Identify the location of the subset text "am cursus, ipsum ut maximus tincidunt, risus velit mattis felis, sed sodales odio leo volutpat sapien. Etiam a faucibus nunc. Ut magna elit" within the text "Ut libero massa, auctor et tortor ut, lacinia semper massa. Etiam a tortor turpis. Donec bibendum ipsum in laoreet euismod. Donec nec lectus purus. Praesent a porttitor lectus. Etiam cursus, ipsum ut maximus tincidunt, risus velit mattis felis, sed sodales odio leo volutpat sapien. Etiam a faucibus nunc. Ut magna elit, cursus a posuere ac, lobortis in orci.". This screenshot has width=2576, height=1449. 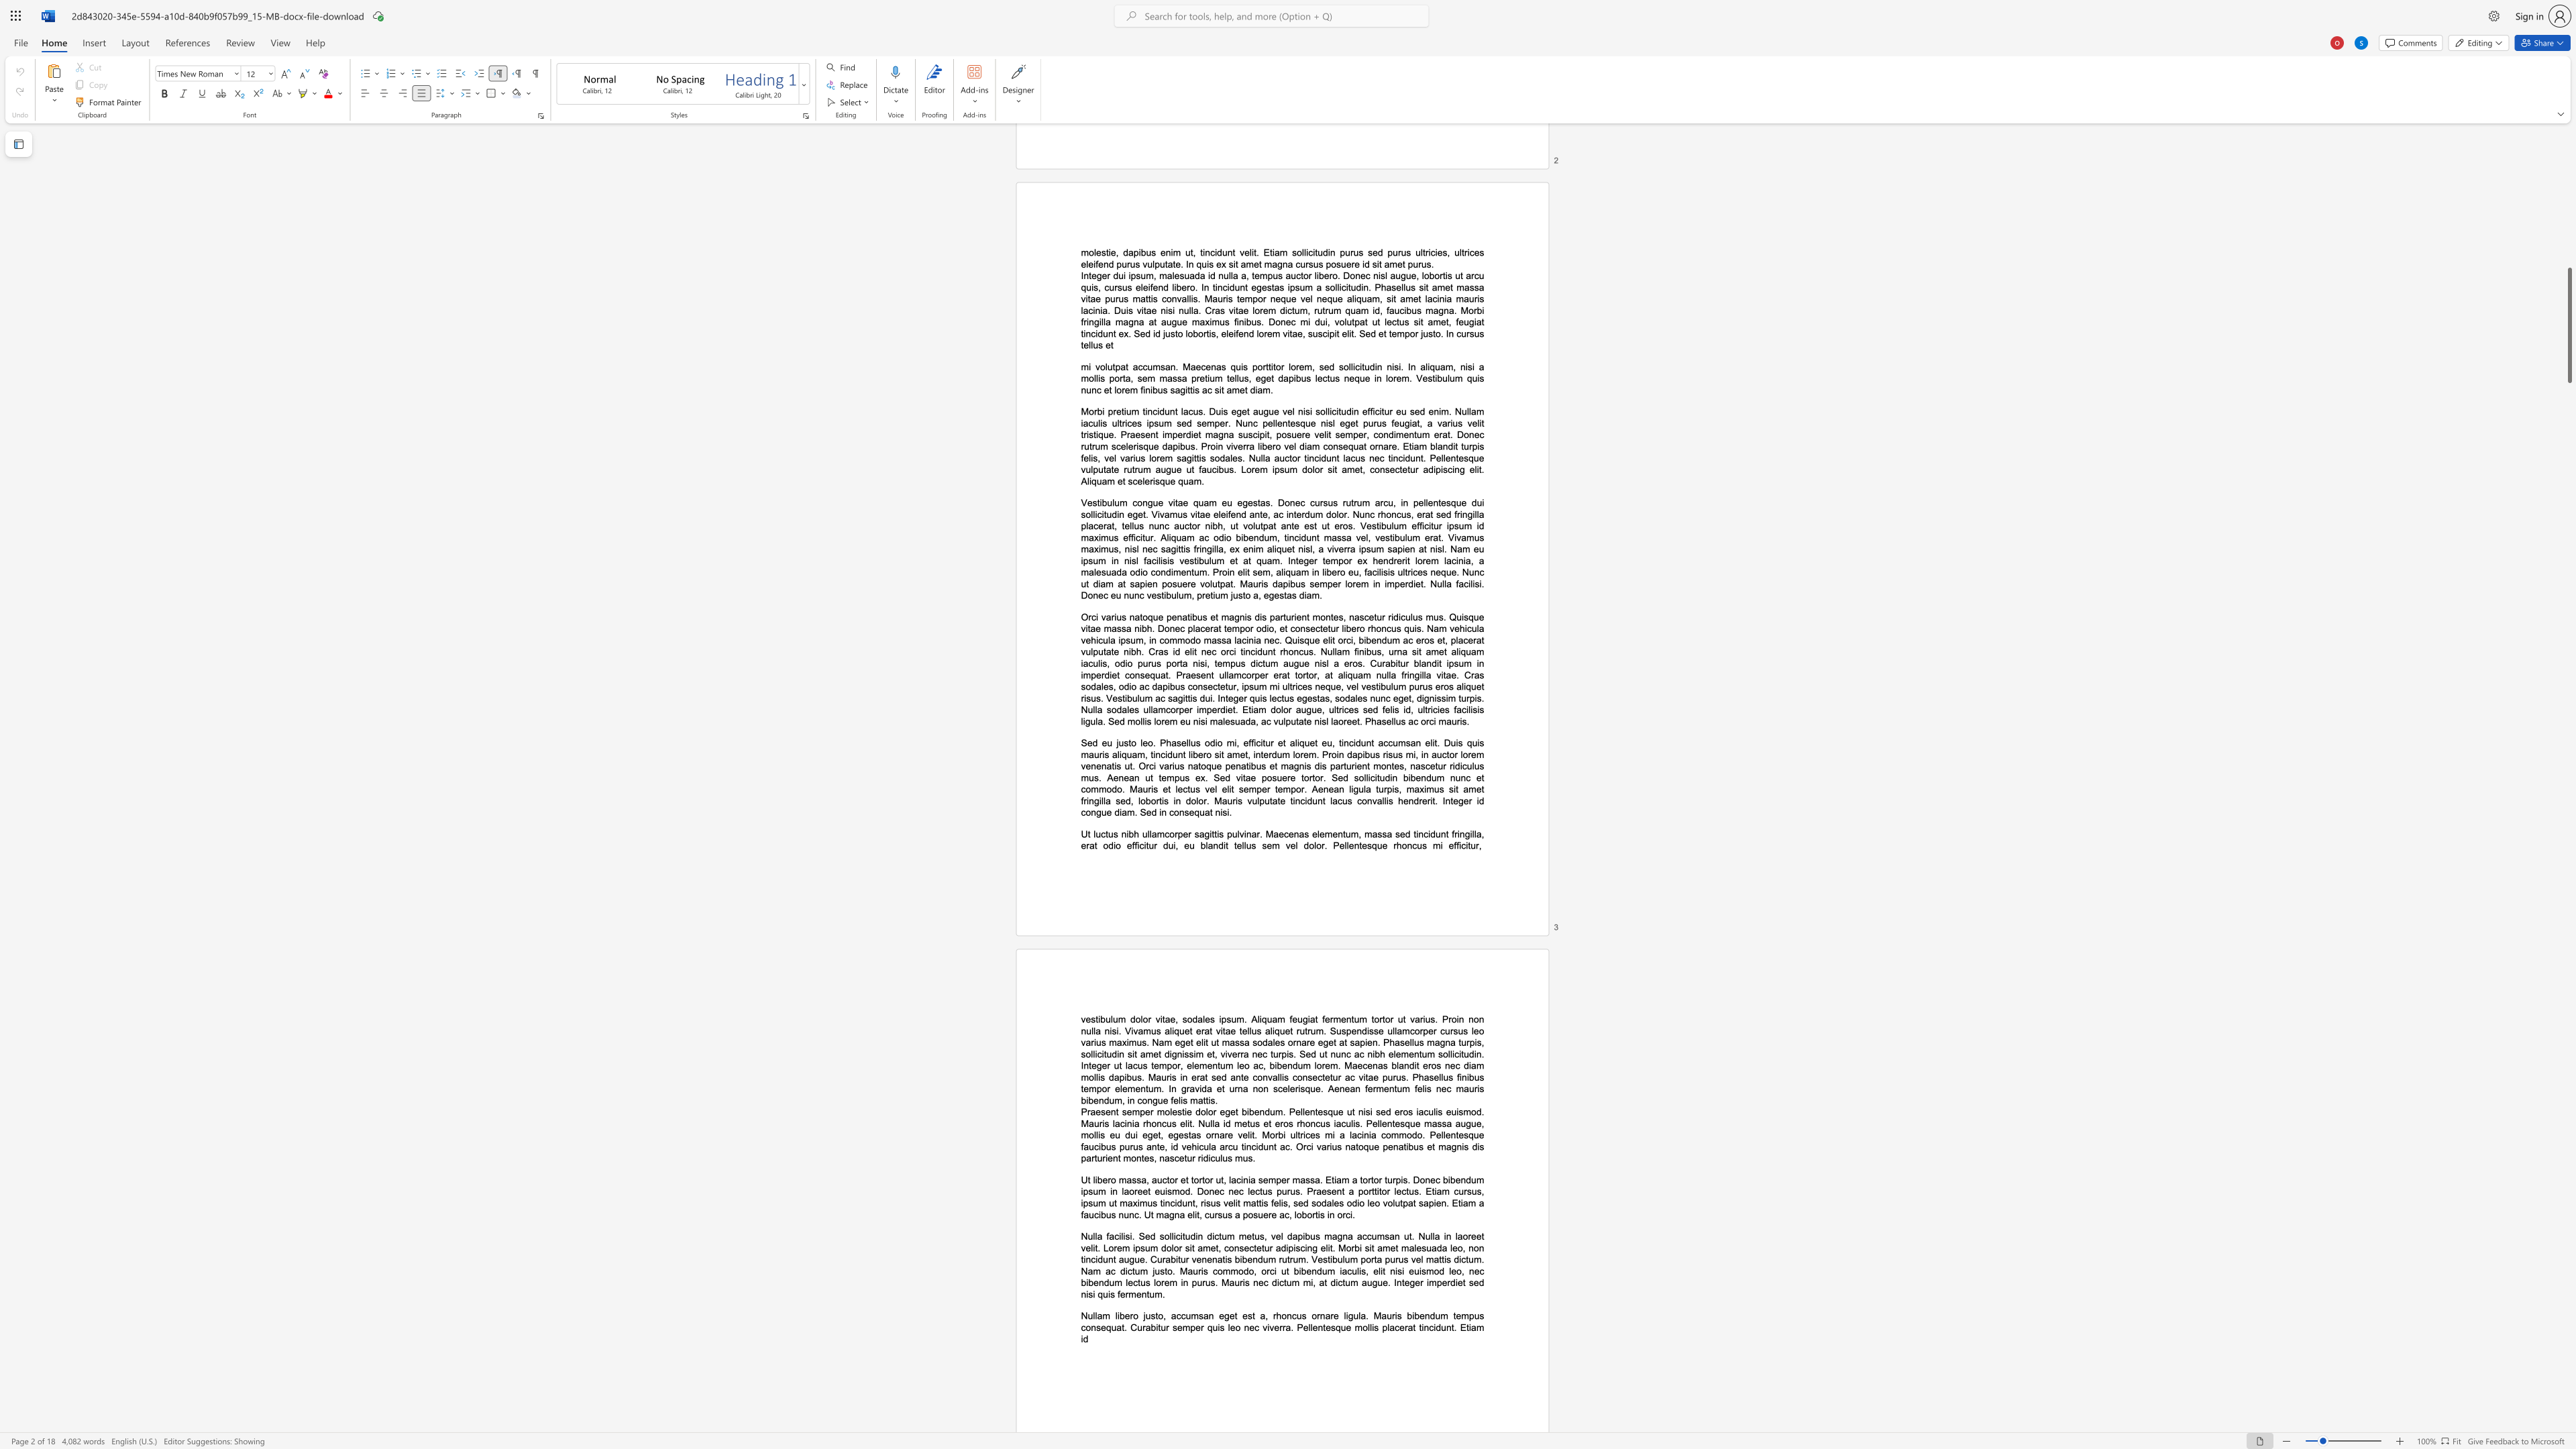
(1436, 1190).